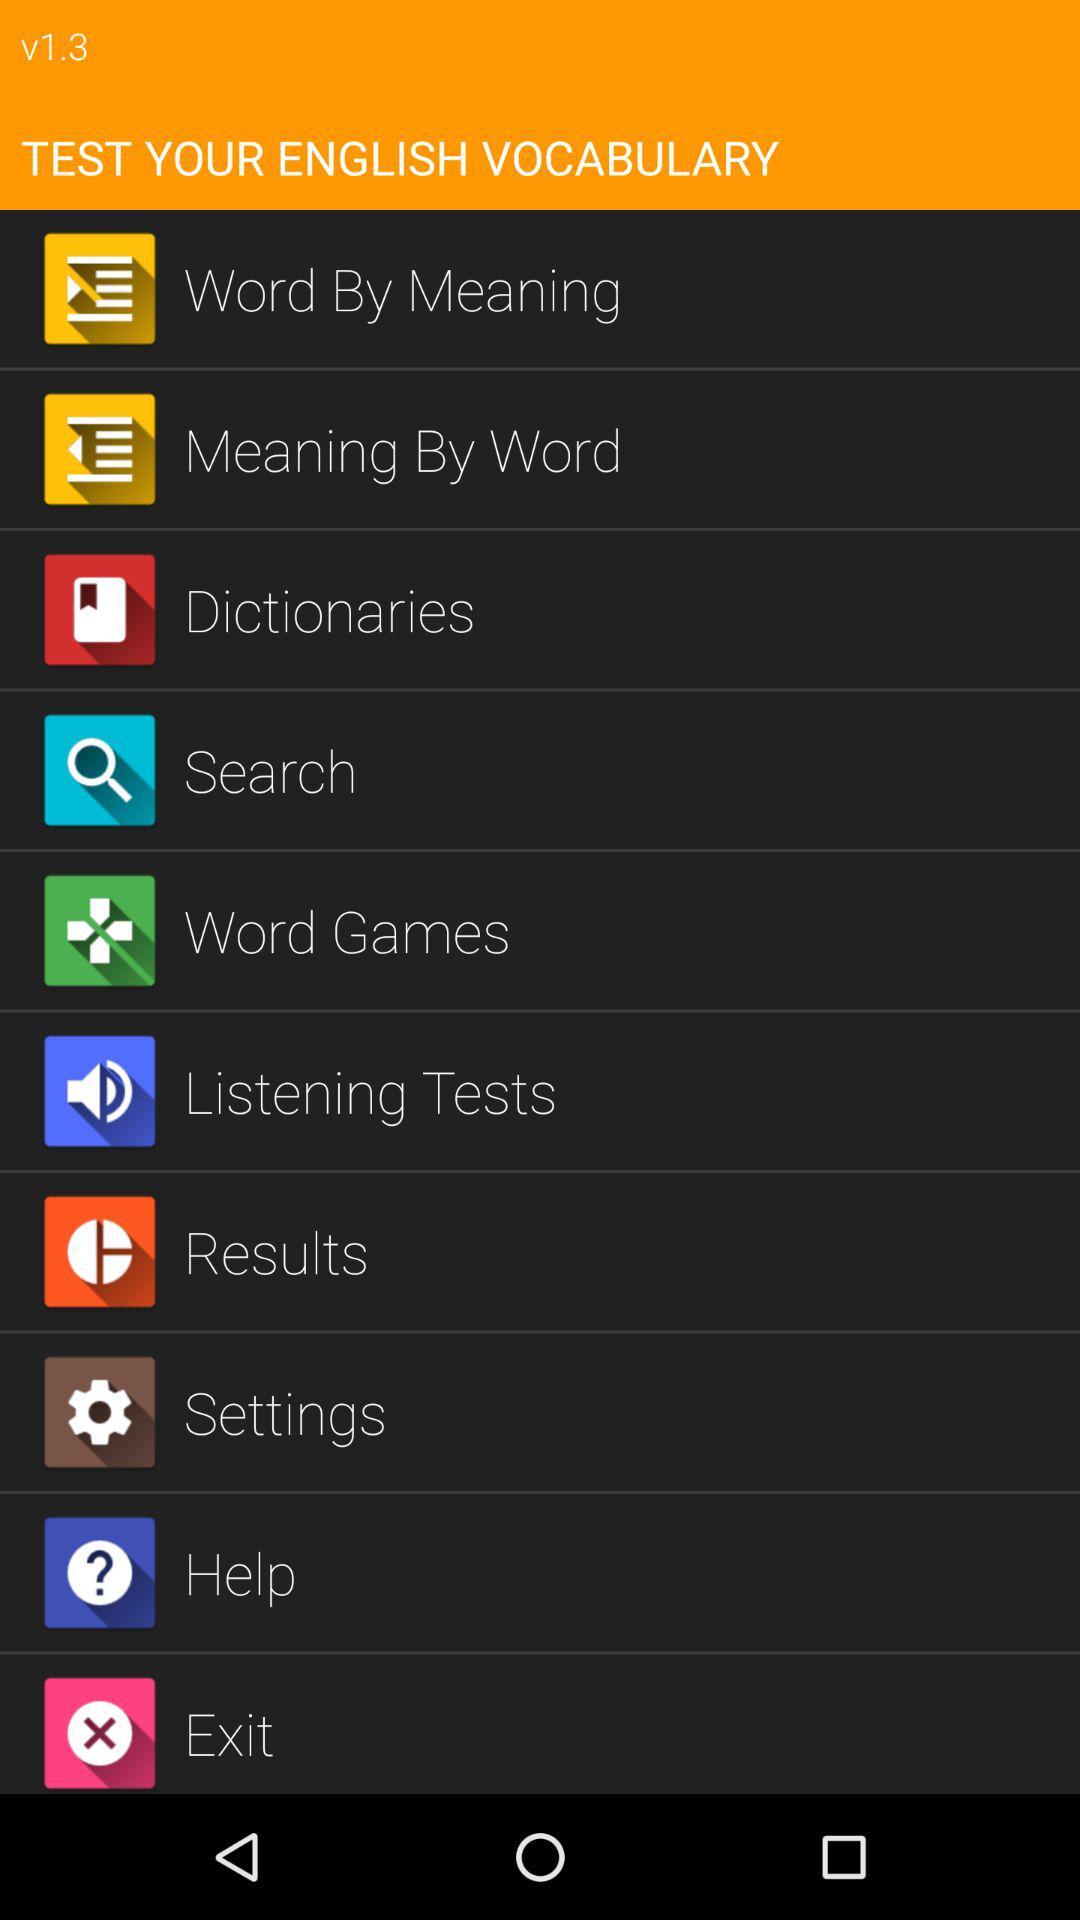 The image size is (1080, 1920). Describe the element at coordinates (623, 1090) in the screenshot. I see `listening tests icon` at that location.